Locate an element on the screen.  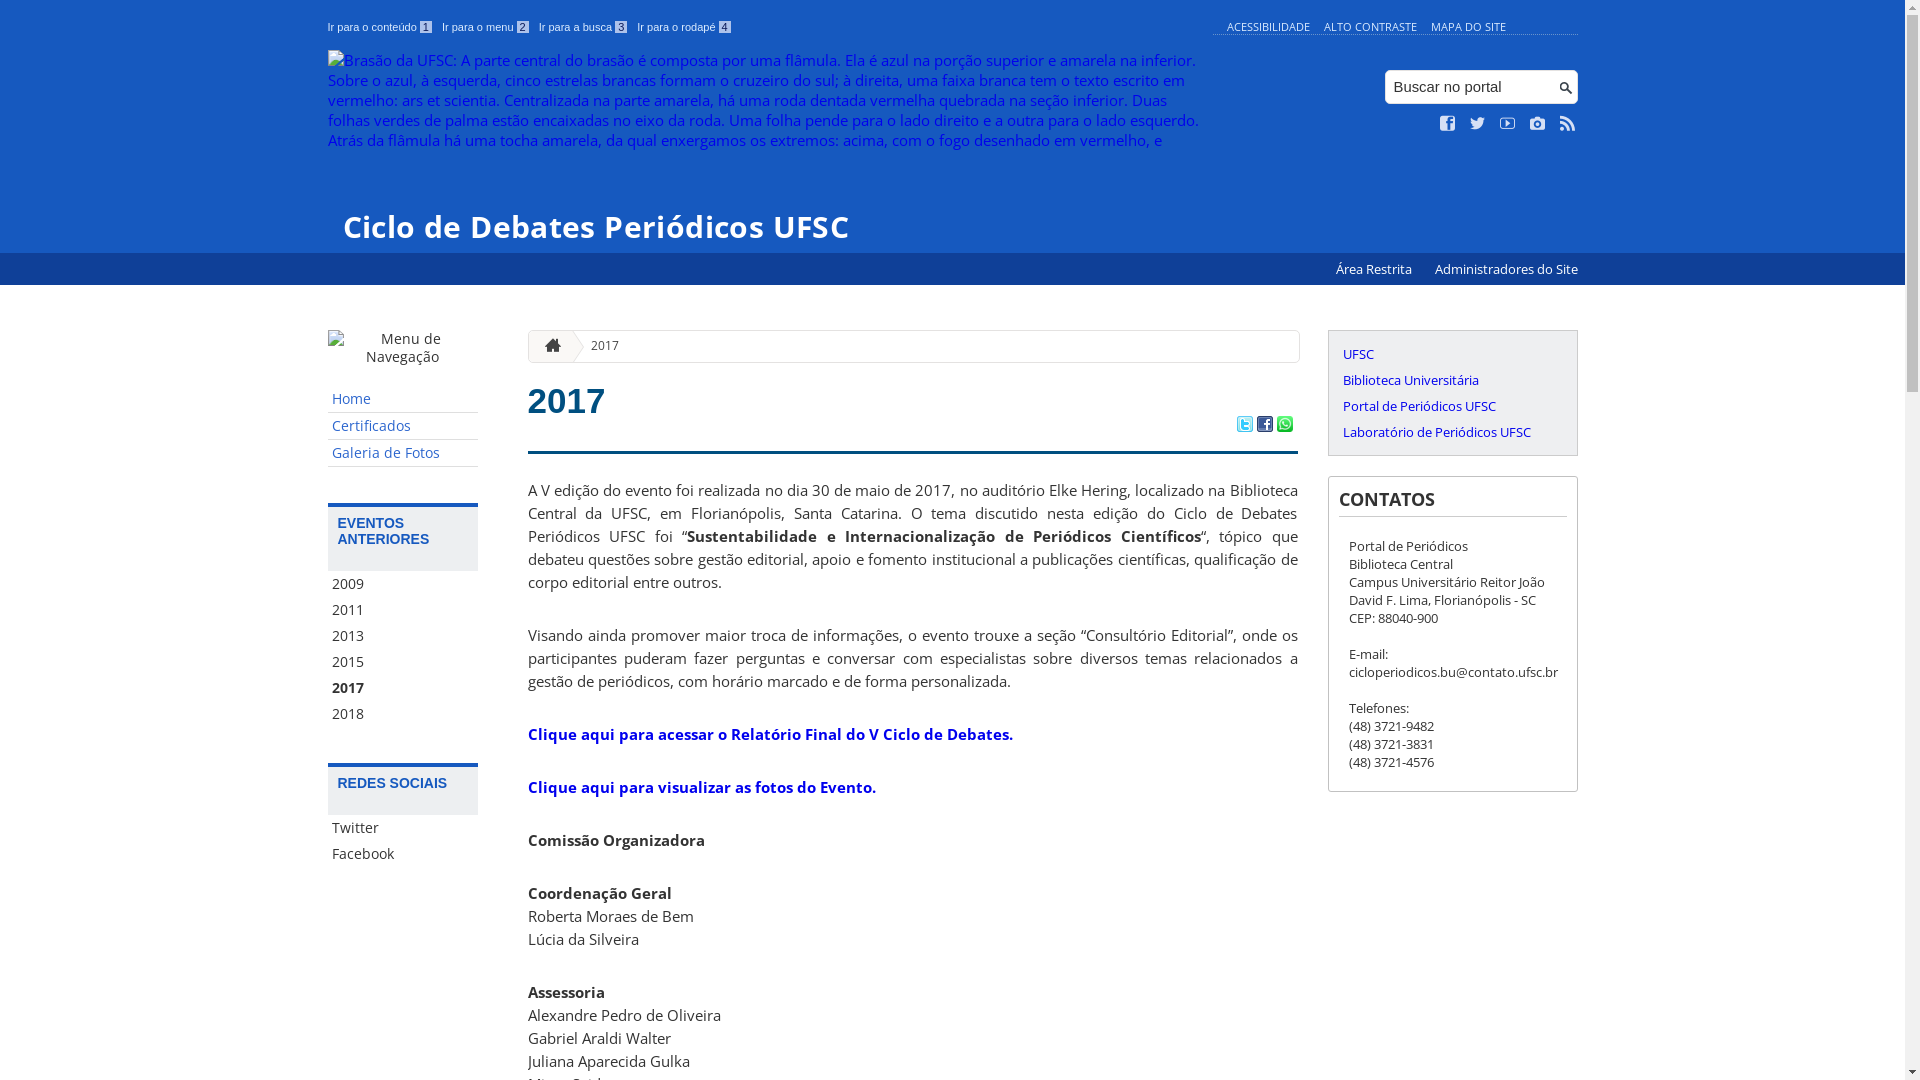
'ALTO CONTRASTE' is located at coordinates (1369, 26).